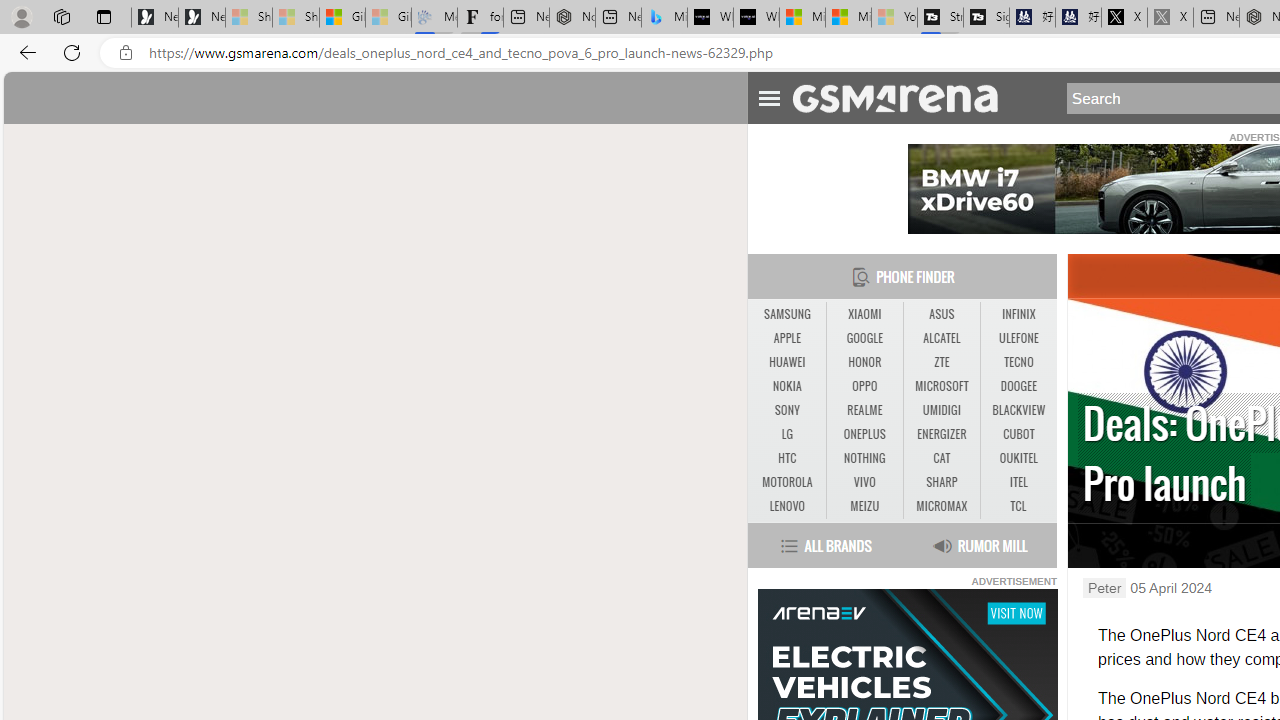 The image size is (1280, 720). What do you see at coordinates (664, 17) in the screenshot?
I see `'Microsoft Bing Travel - Shangri-La Hotel Bangkok'` at bounding box center [664, 17].